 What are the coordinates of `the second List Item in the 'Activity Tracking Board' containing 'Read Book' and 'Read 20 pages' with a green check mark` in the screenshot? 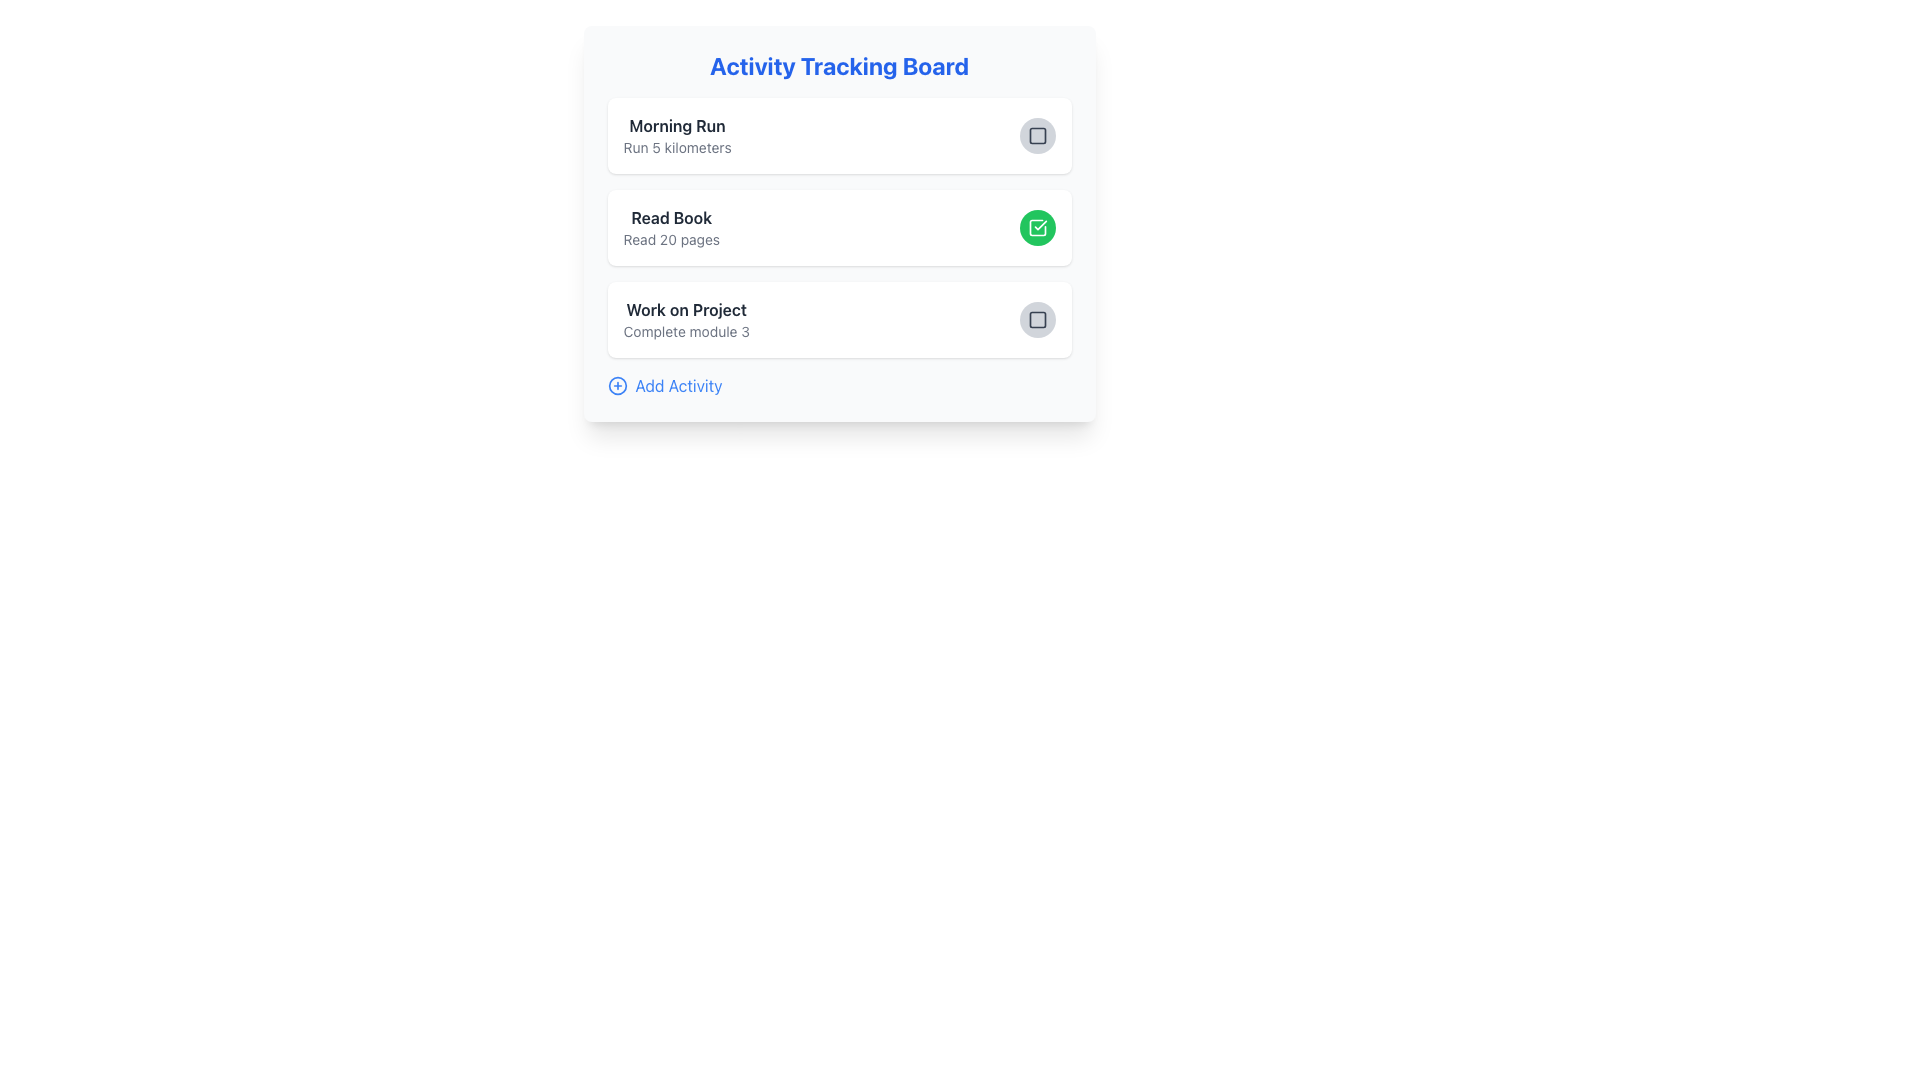 It's located at (839, 246).